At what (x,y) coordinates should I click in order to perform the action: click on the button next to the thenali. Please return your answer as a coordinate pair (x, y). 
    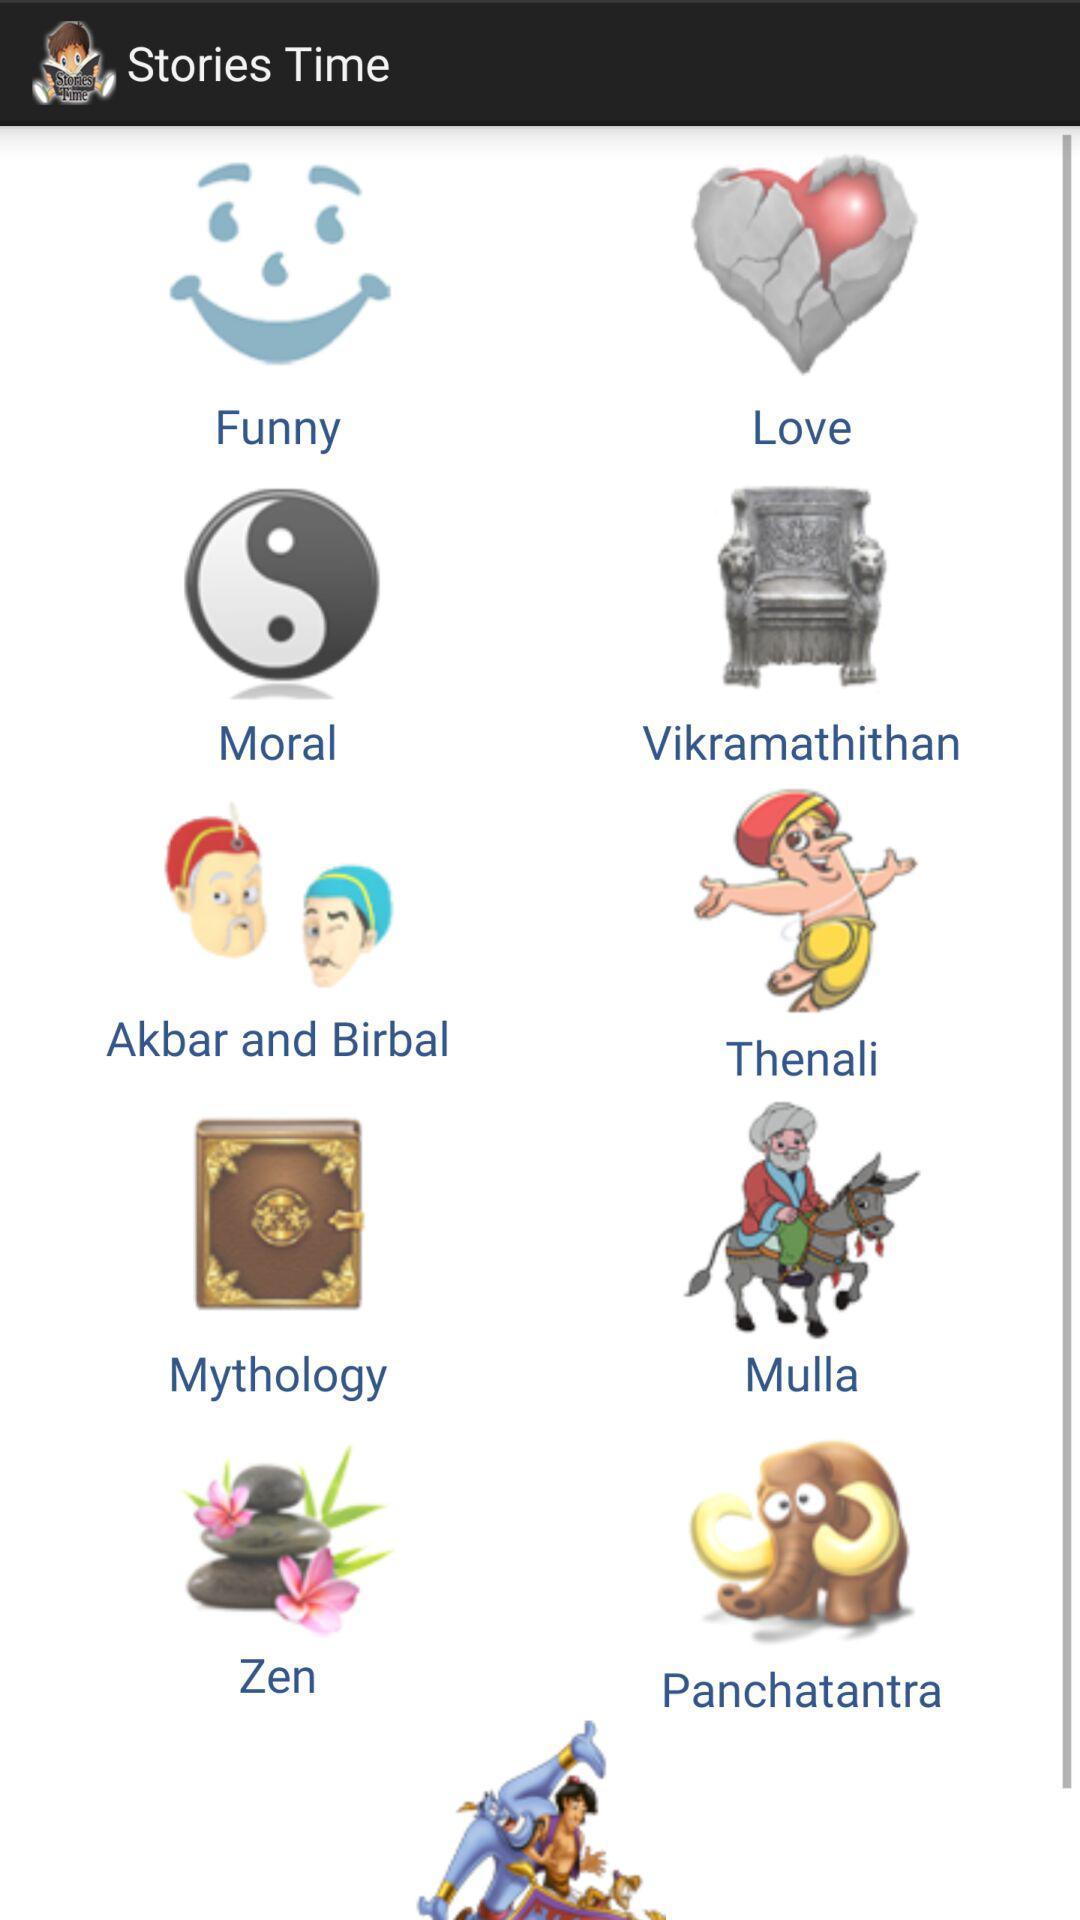
    Looking at the image, I should click on (277, 930).